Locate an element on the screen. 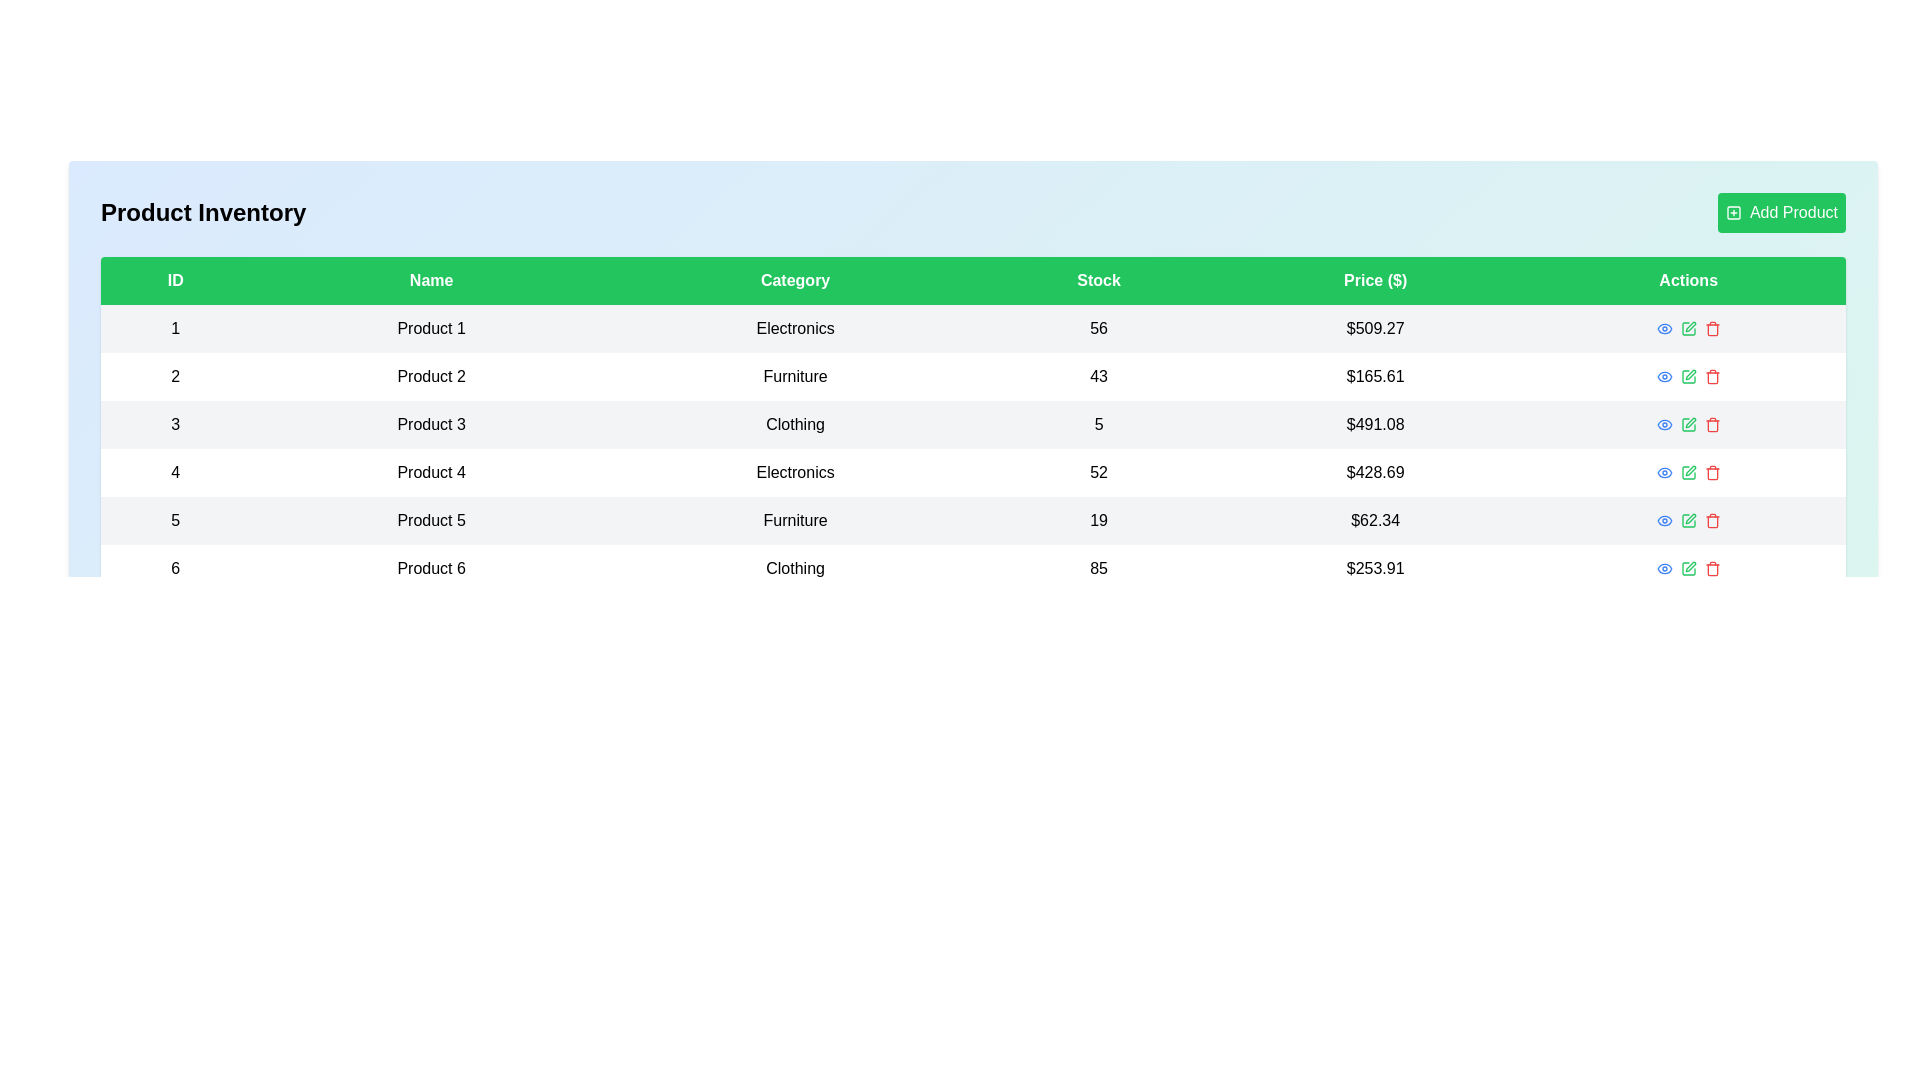  delete button for the product with ID 5 is located at coordinates (1711, 519).